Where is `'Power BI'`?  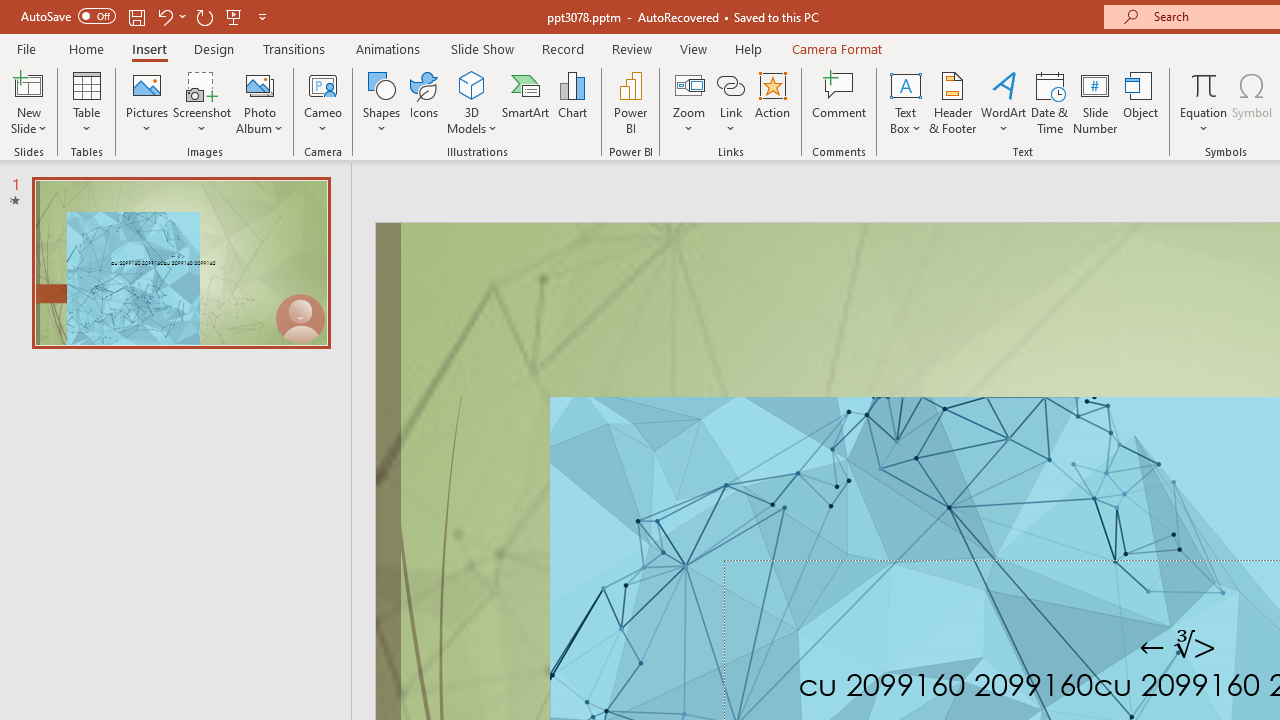
'Power BI' is located at coordinates (630, 103).